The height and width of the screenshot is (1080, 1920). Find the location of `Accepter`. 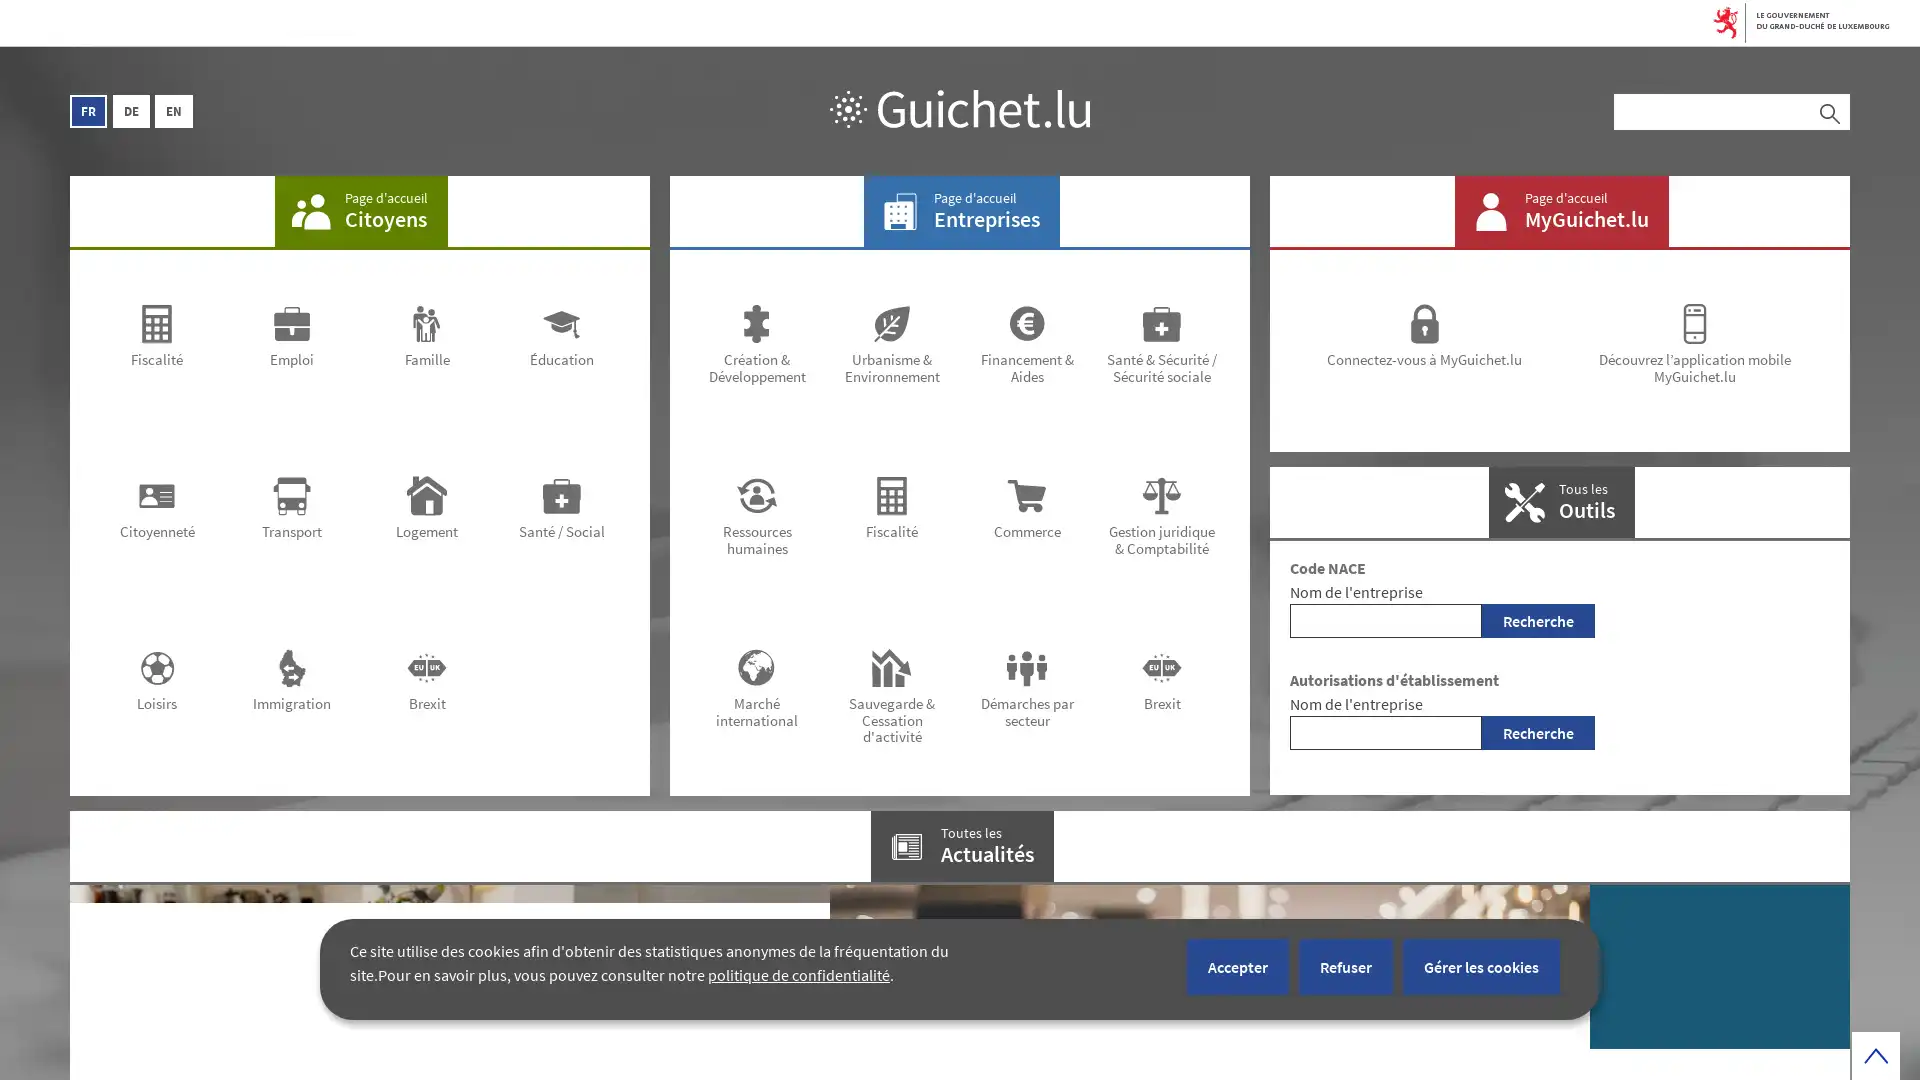

Accepter is located at coordinates (1237, 966).